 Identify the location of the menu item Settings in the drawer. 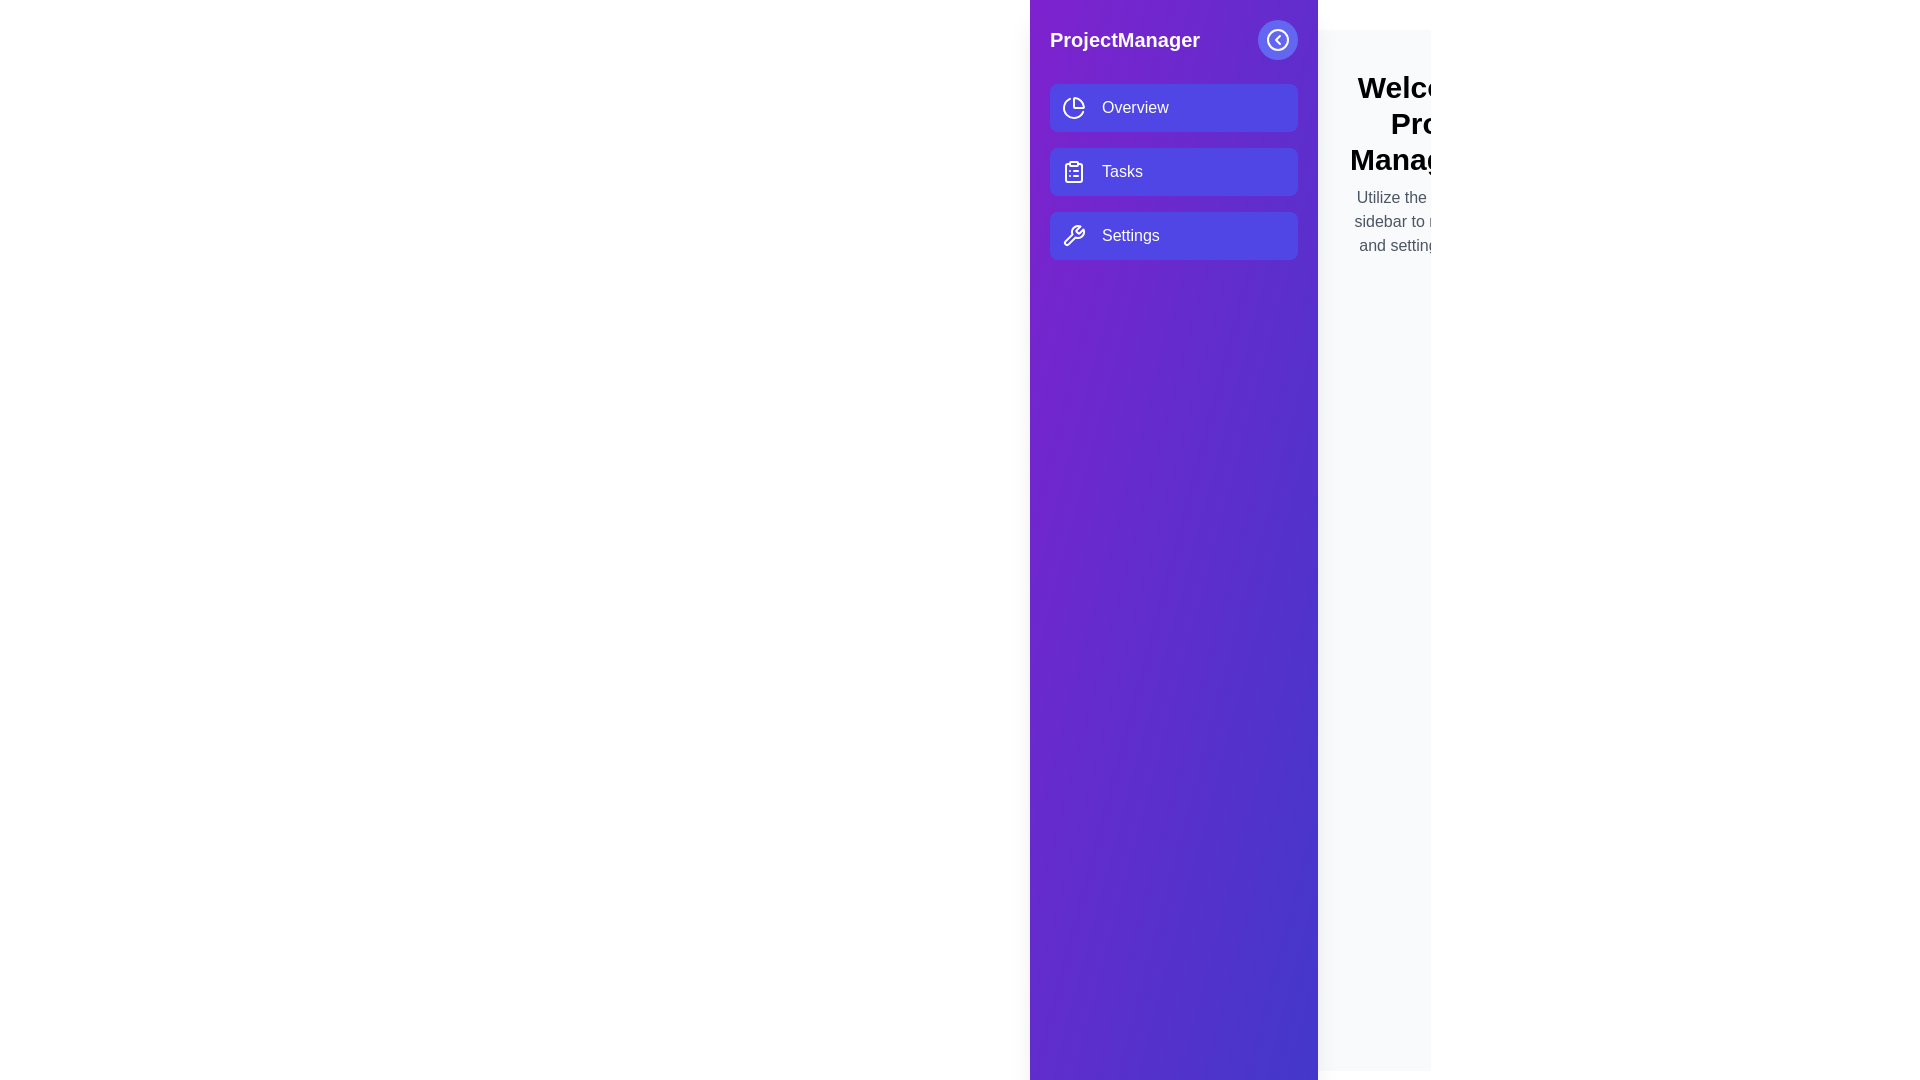
(1174, 234).